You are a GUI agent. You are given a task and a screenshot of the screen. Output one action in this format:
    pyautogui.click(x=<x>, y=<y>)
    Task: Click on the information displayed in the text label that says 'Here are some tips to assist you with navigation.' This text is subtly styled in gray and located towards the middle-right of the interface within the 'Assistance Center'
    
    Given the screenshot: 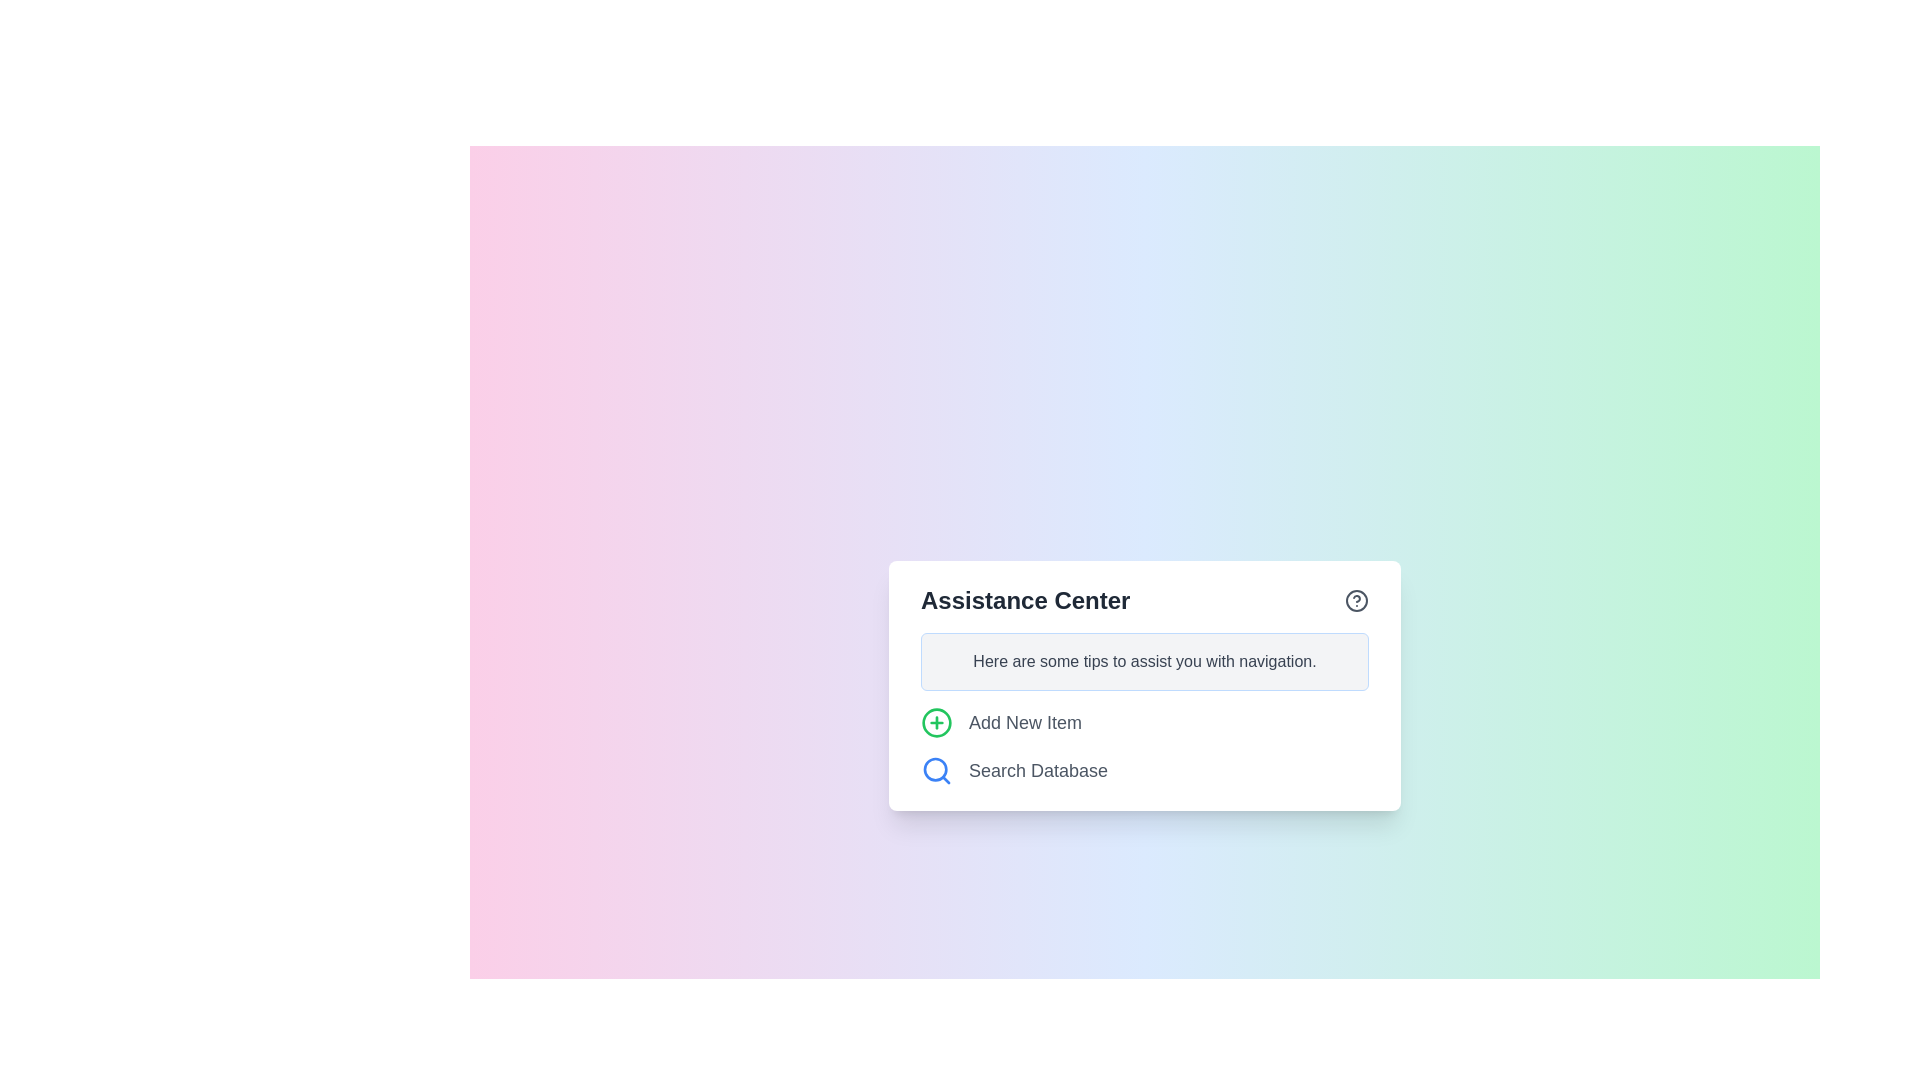 What is the action you would take?
    pyautogui.click(x=1145, y=662)
    